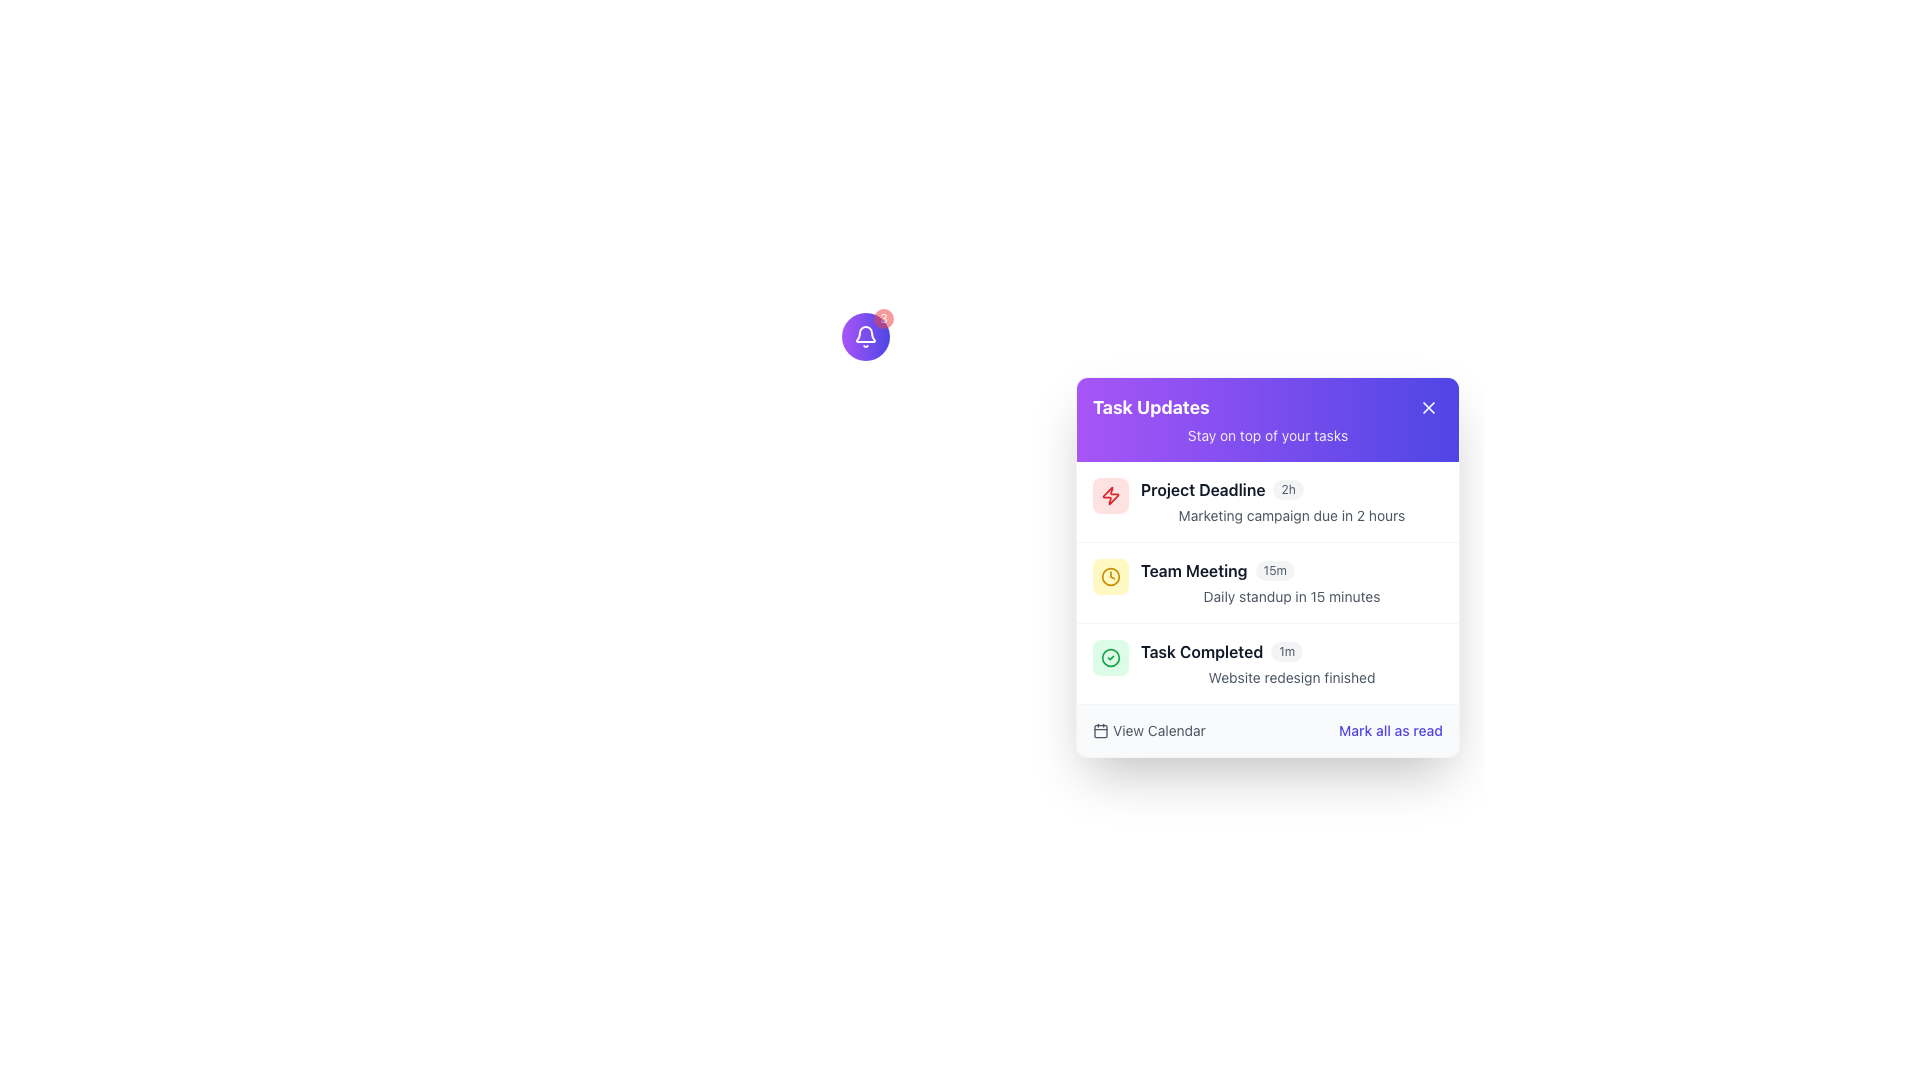 The width and height of the screenshot is (1920, 1080). I want to click on the Informative text block displaying the meeting title 'Team Meeting', so click(1291, 582).